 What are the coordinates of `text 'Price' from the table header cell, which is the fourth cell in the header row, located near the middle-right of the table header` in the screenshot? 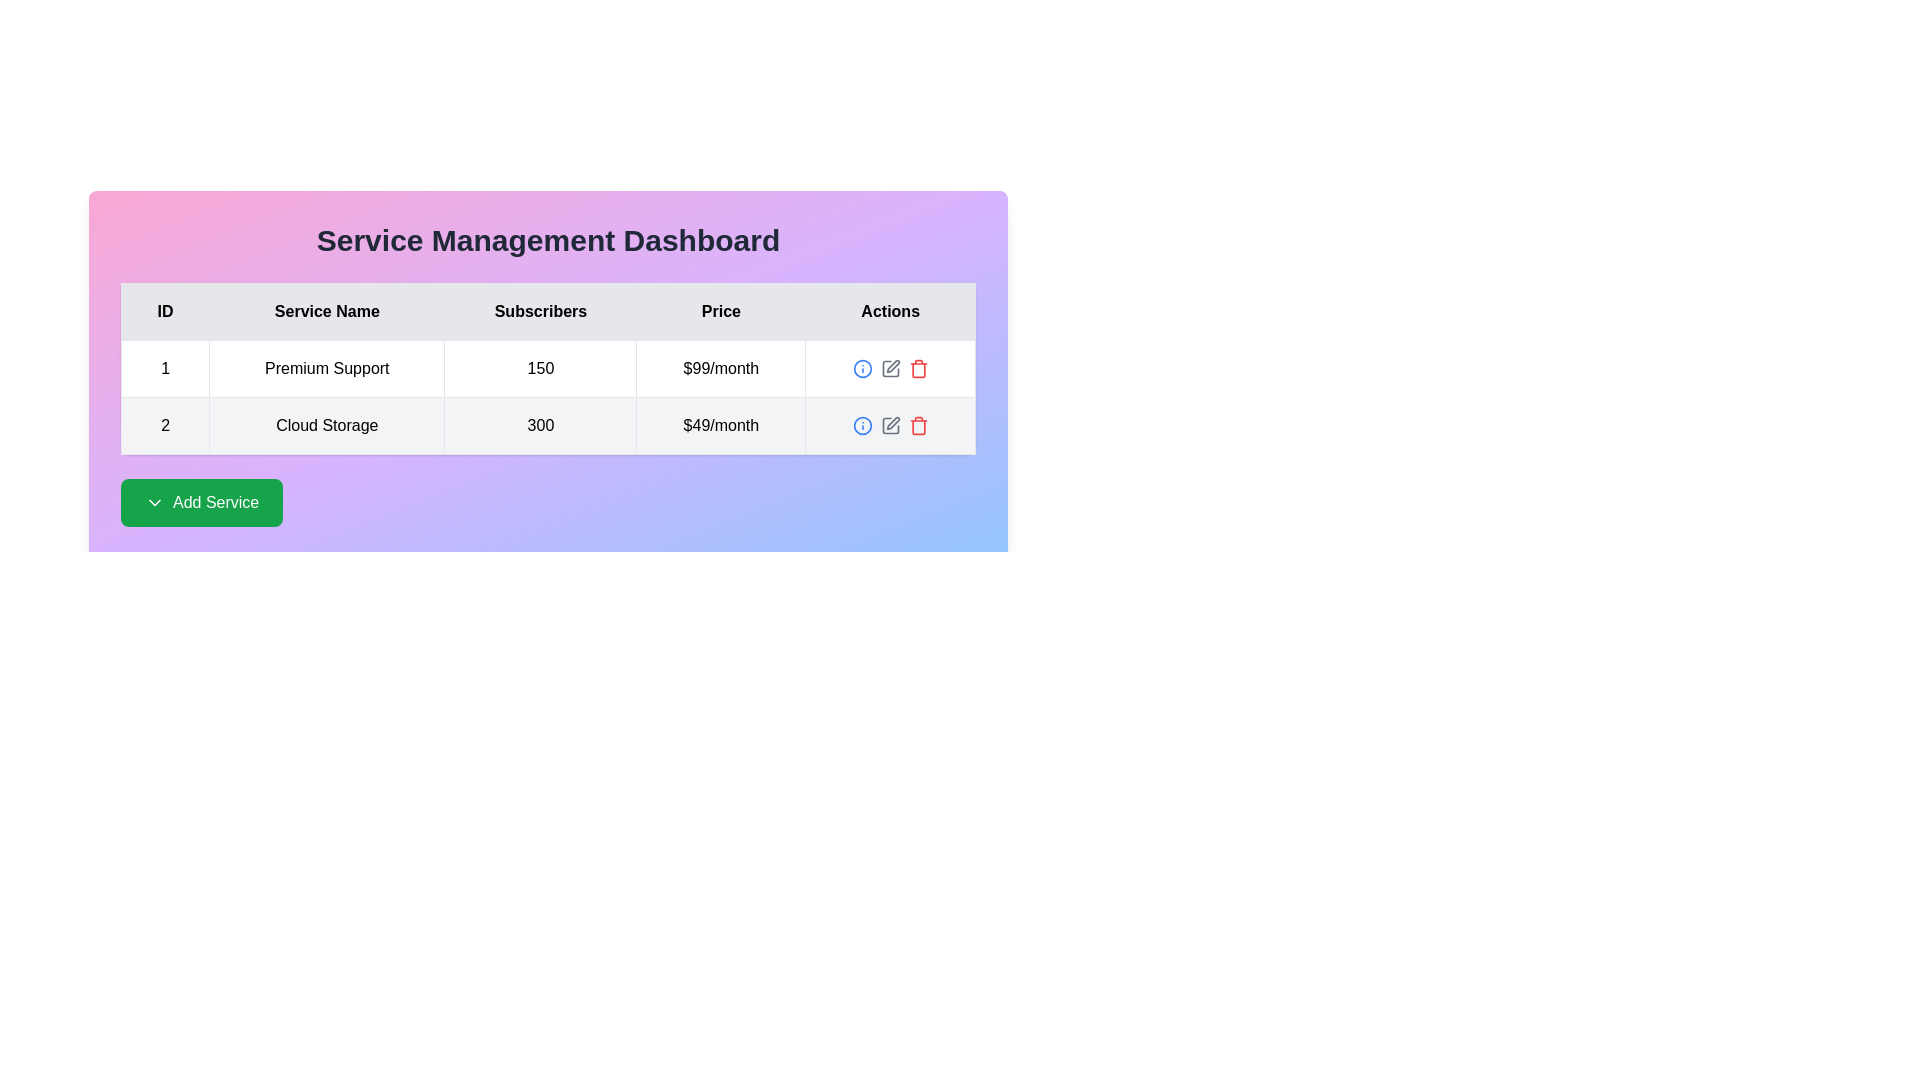 It's located at (720, 312).